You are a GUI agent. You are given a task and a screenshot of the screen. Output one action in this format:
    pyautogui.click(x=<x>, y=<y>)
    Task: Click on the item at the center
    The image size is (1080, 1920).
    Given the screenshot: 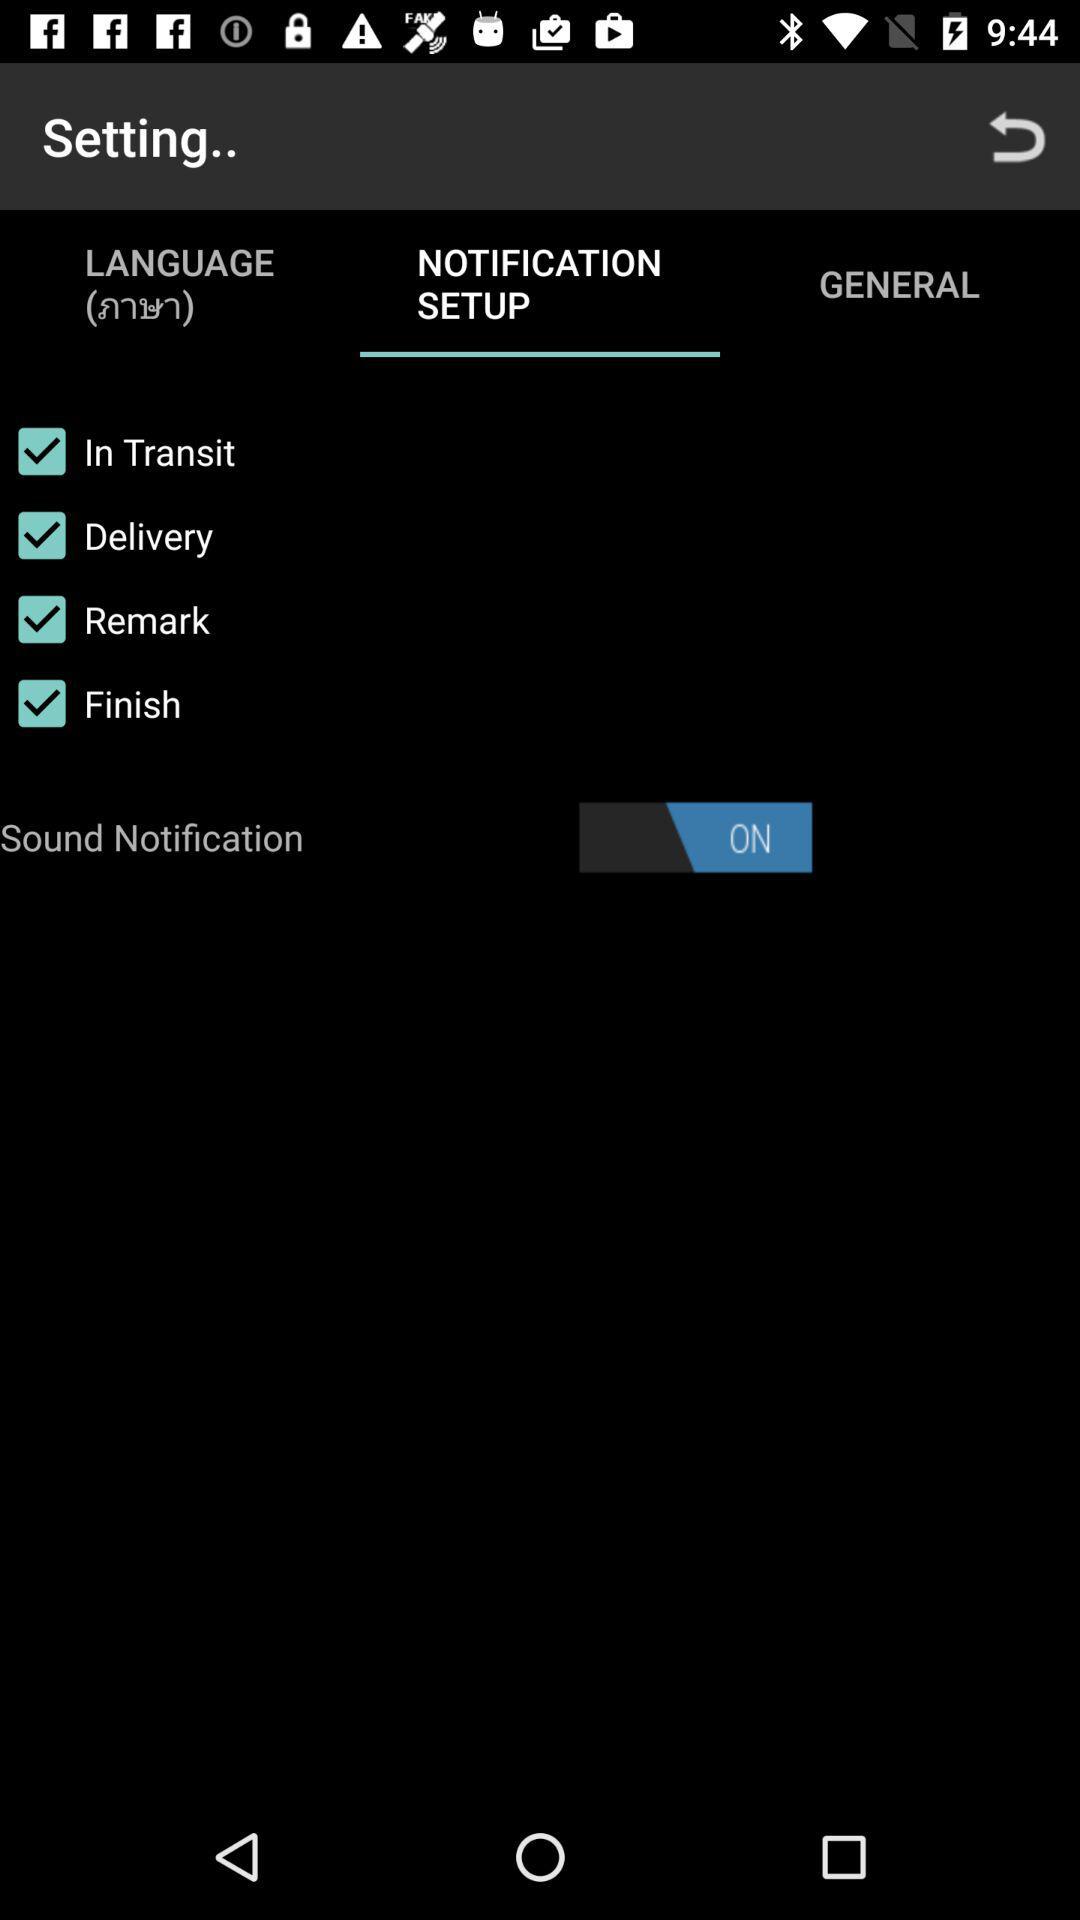 What is the action you would take?
    pyautogui.click(x=694, y=837)
    